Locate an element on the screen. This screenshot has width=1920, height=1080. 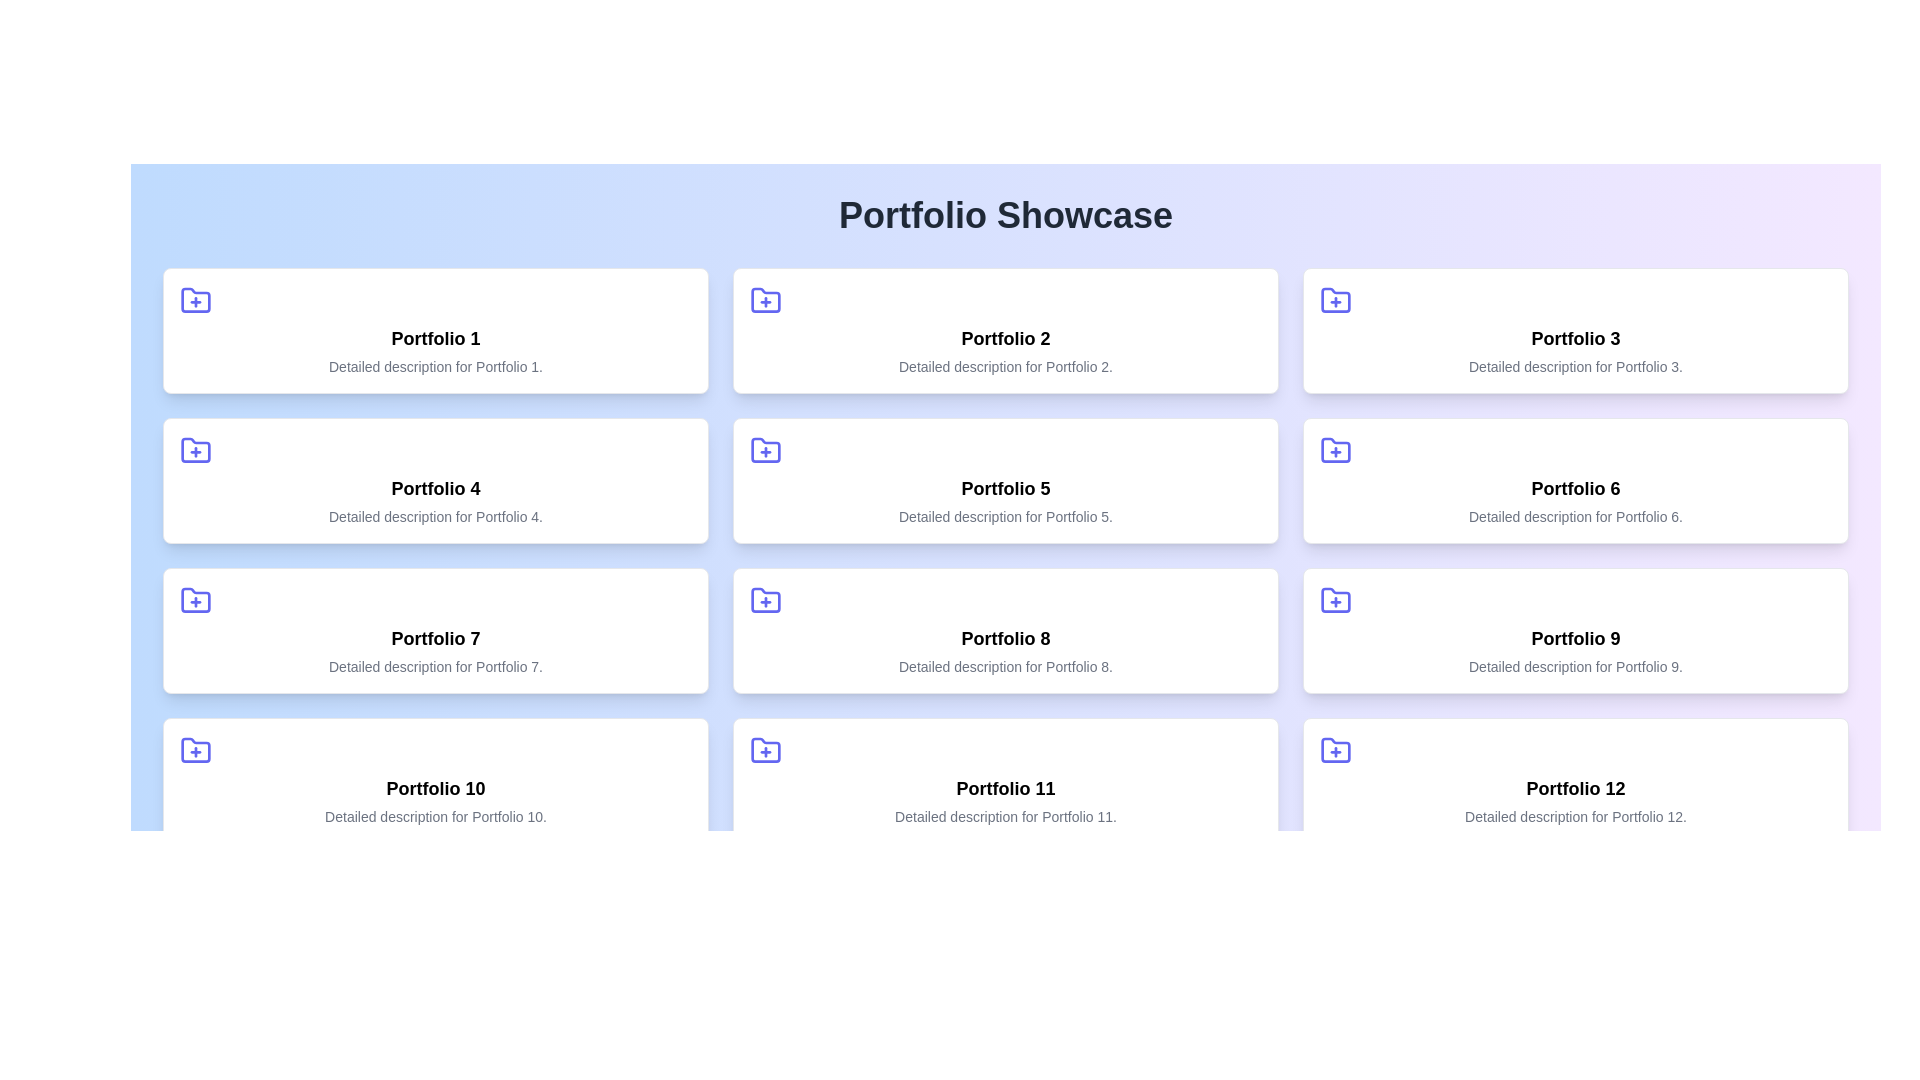
the icon in the third row, second column of the grid layout is located at coordinates (1335, 599).